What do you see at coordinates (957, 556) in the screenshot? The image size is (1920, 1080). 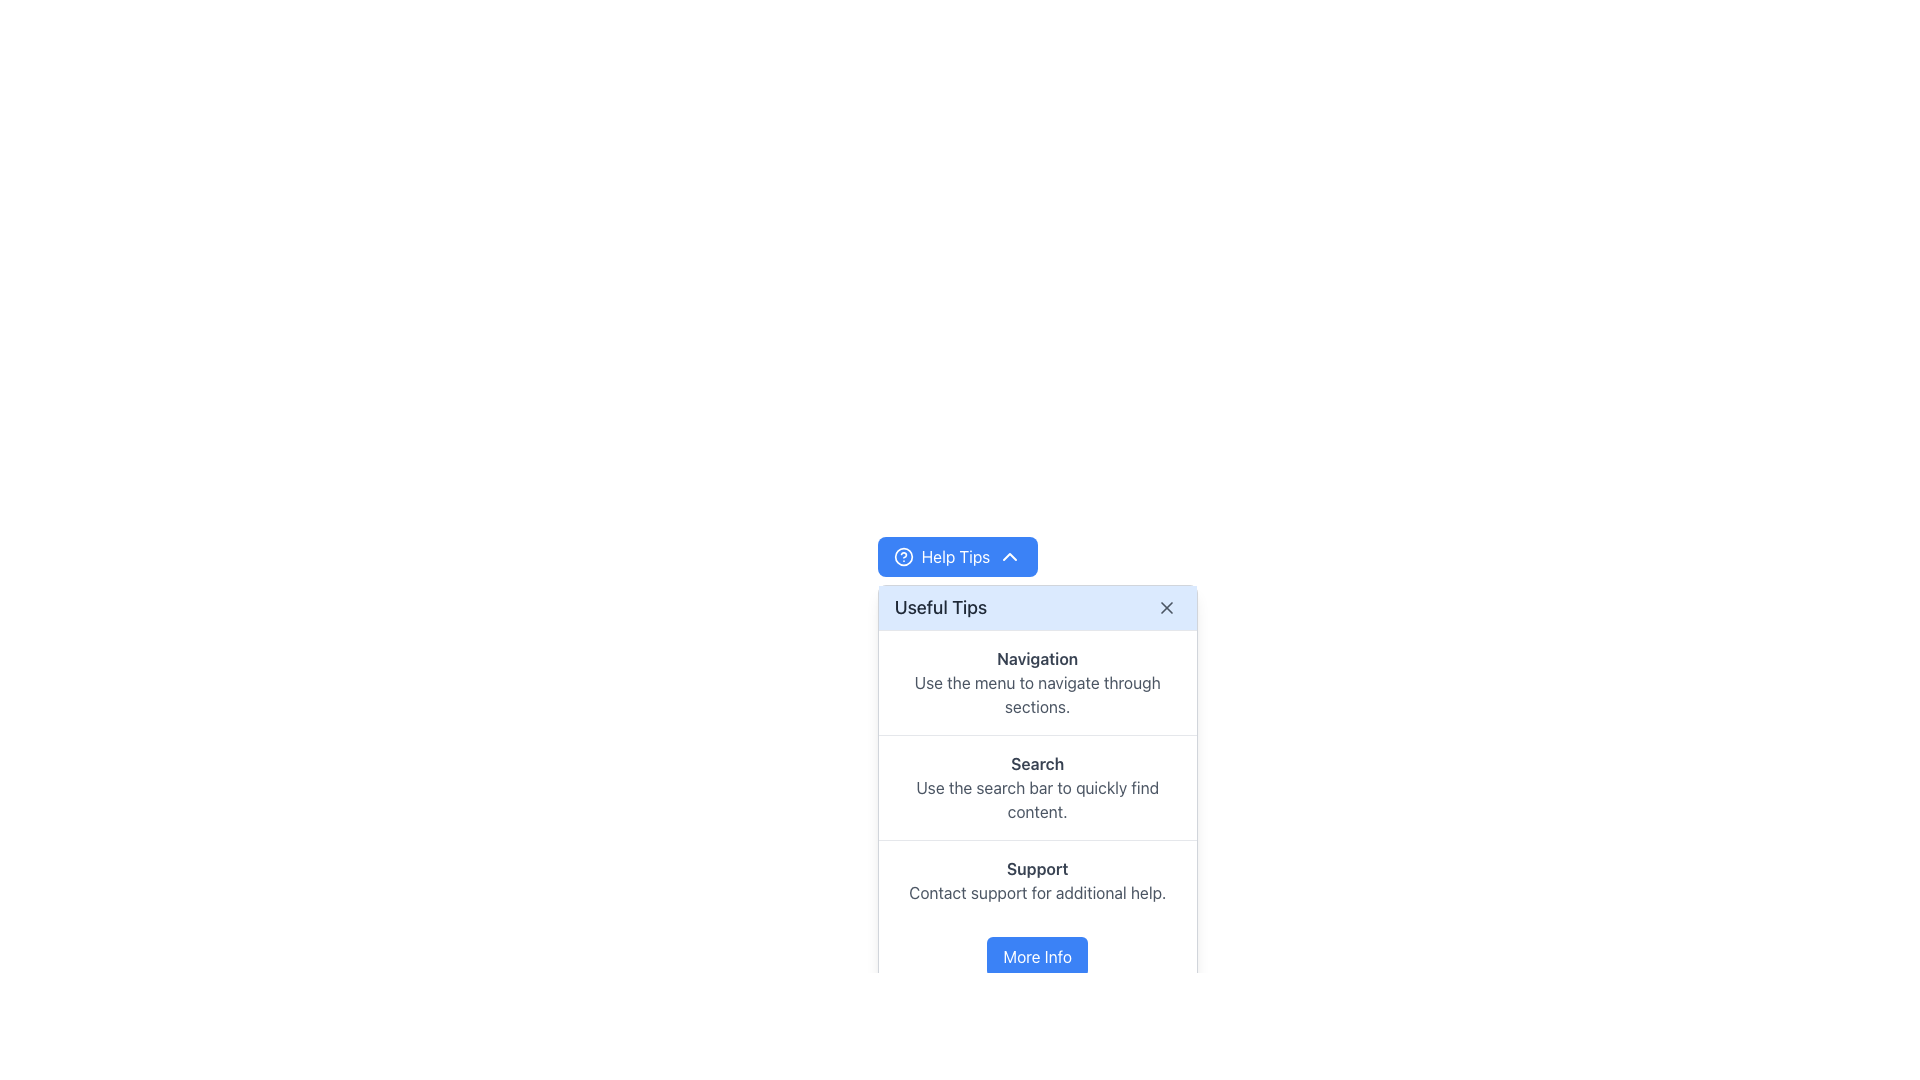 I see `the toggle button for expanding or collapsing the 'Useful Tips' section` at bounding box center [957, 556].